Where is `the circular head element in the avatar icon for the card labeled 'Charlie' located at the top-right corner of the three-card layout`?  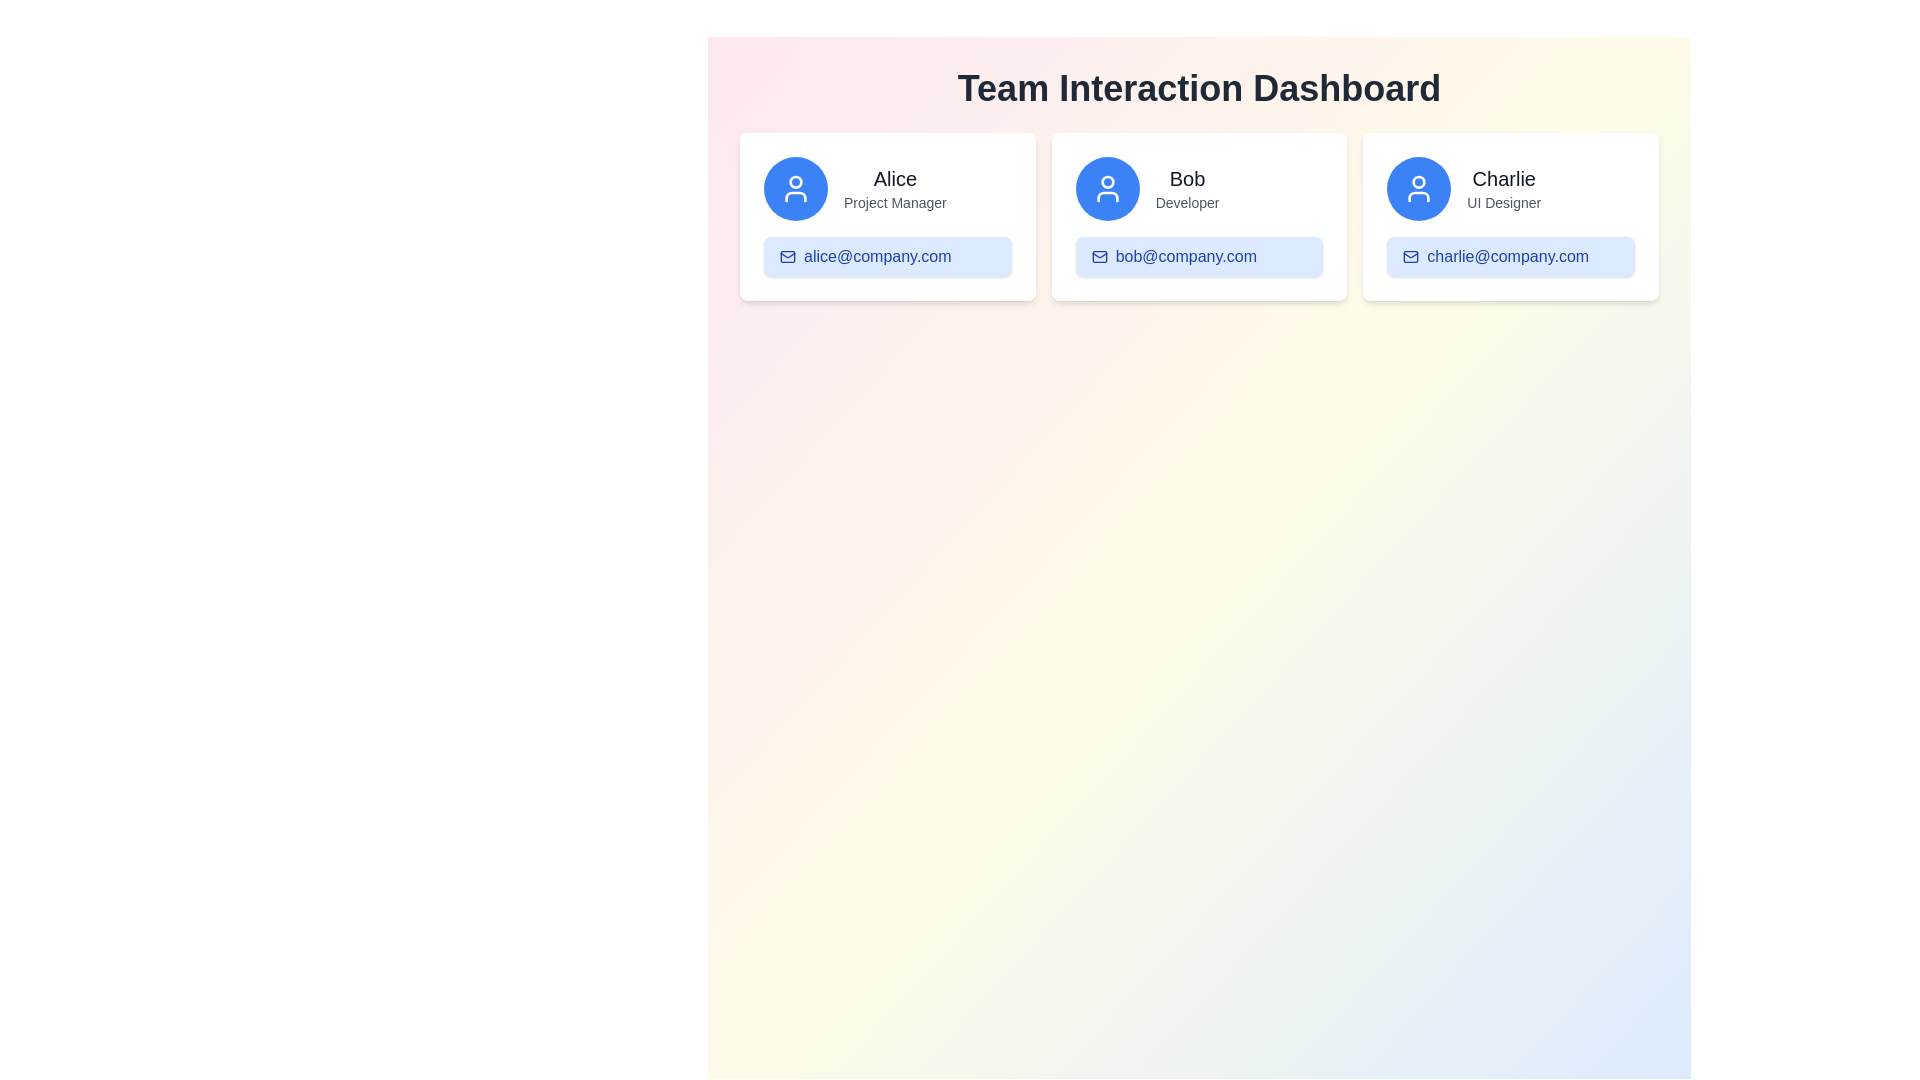 the circular head element in the avatar icon for the card labeled 'Charlie' located at the top-right corner of the three-card layout is located at coordinates (1418, 182).